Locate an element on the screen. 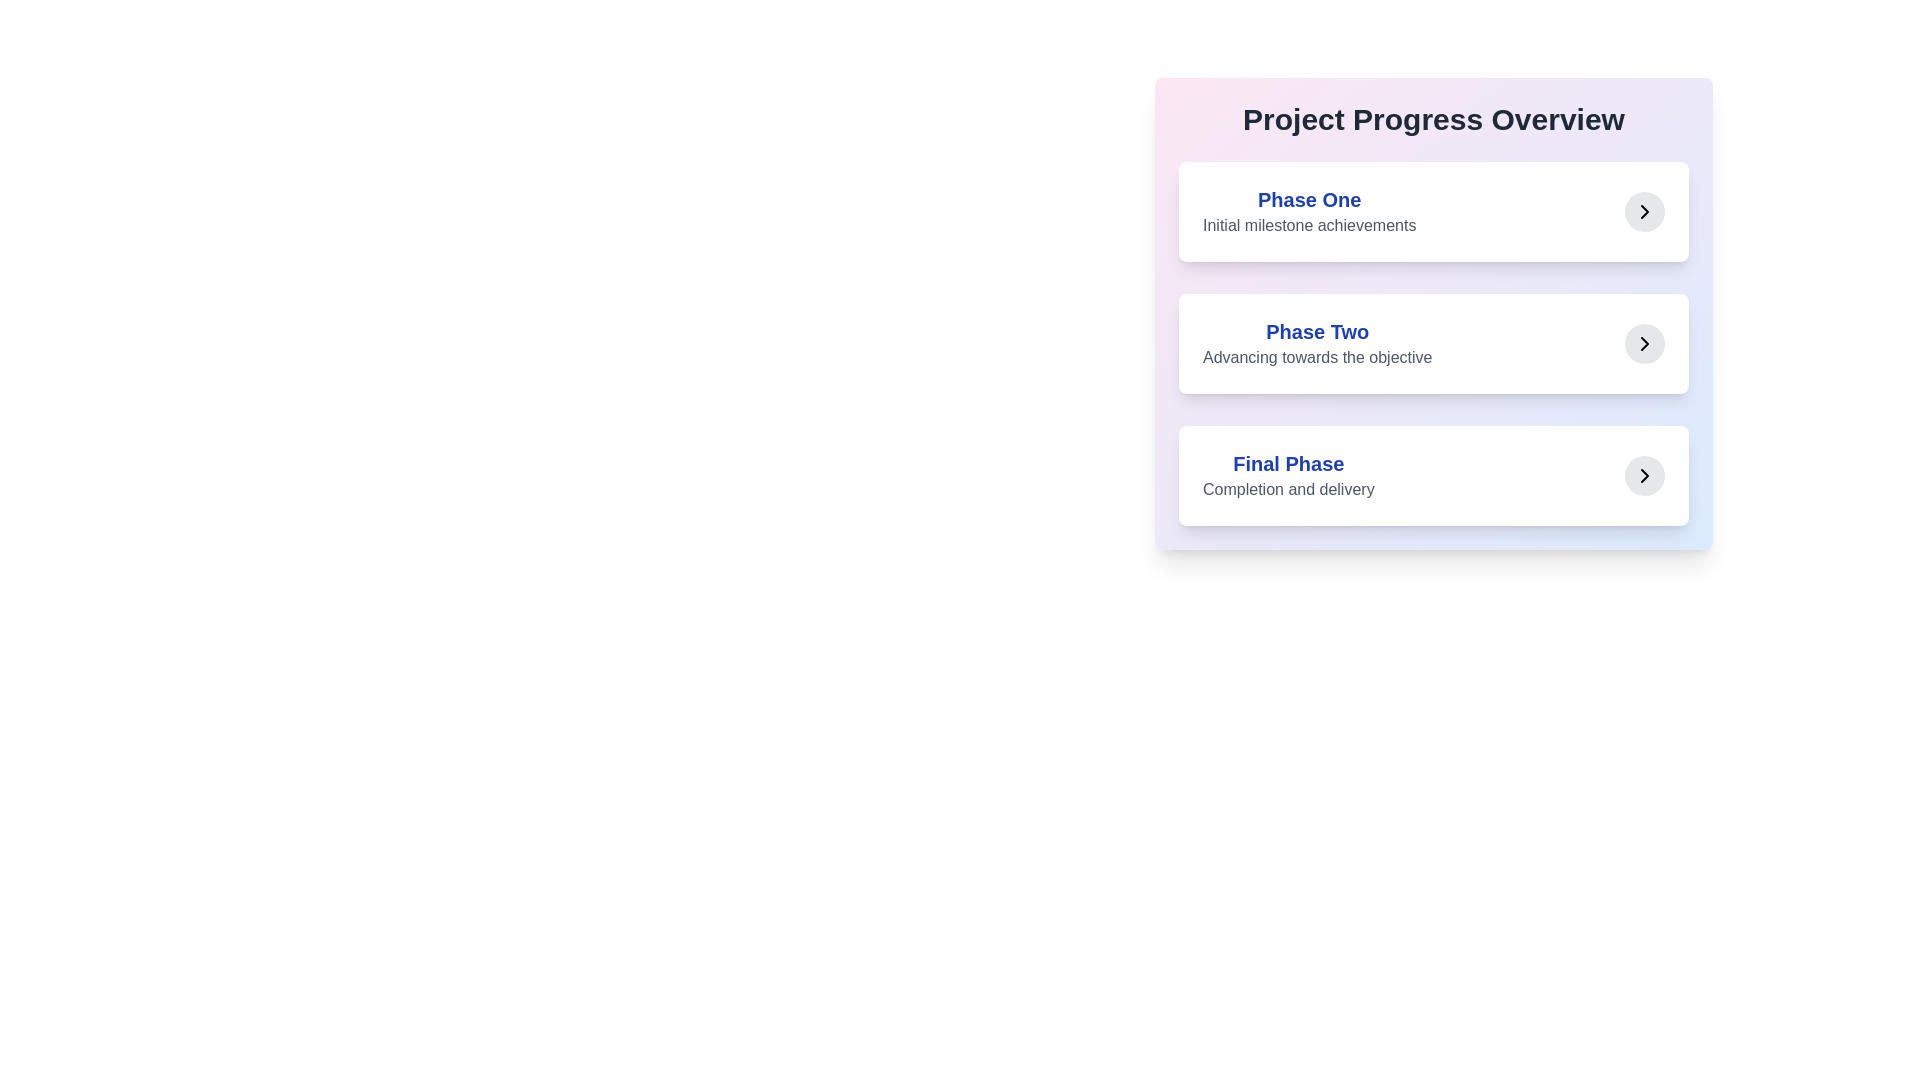  the header text for the first phase of the project located at the top of the first card in the Project Progress Overview section is located at coordinates (1309, 200).